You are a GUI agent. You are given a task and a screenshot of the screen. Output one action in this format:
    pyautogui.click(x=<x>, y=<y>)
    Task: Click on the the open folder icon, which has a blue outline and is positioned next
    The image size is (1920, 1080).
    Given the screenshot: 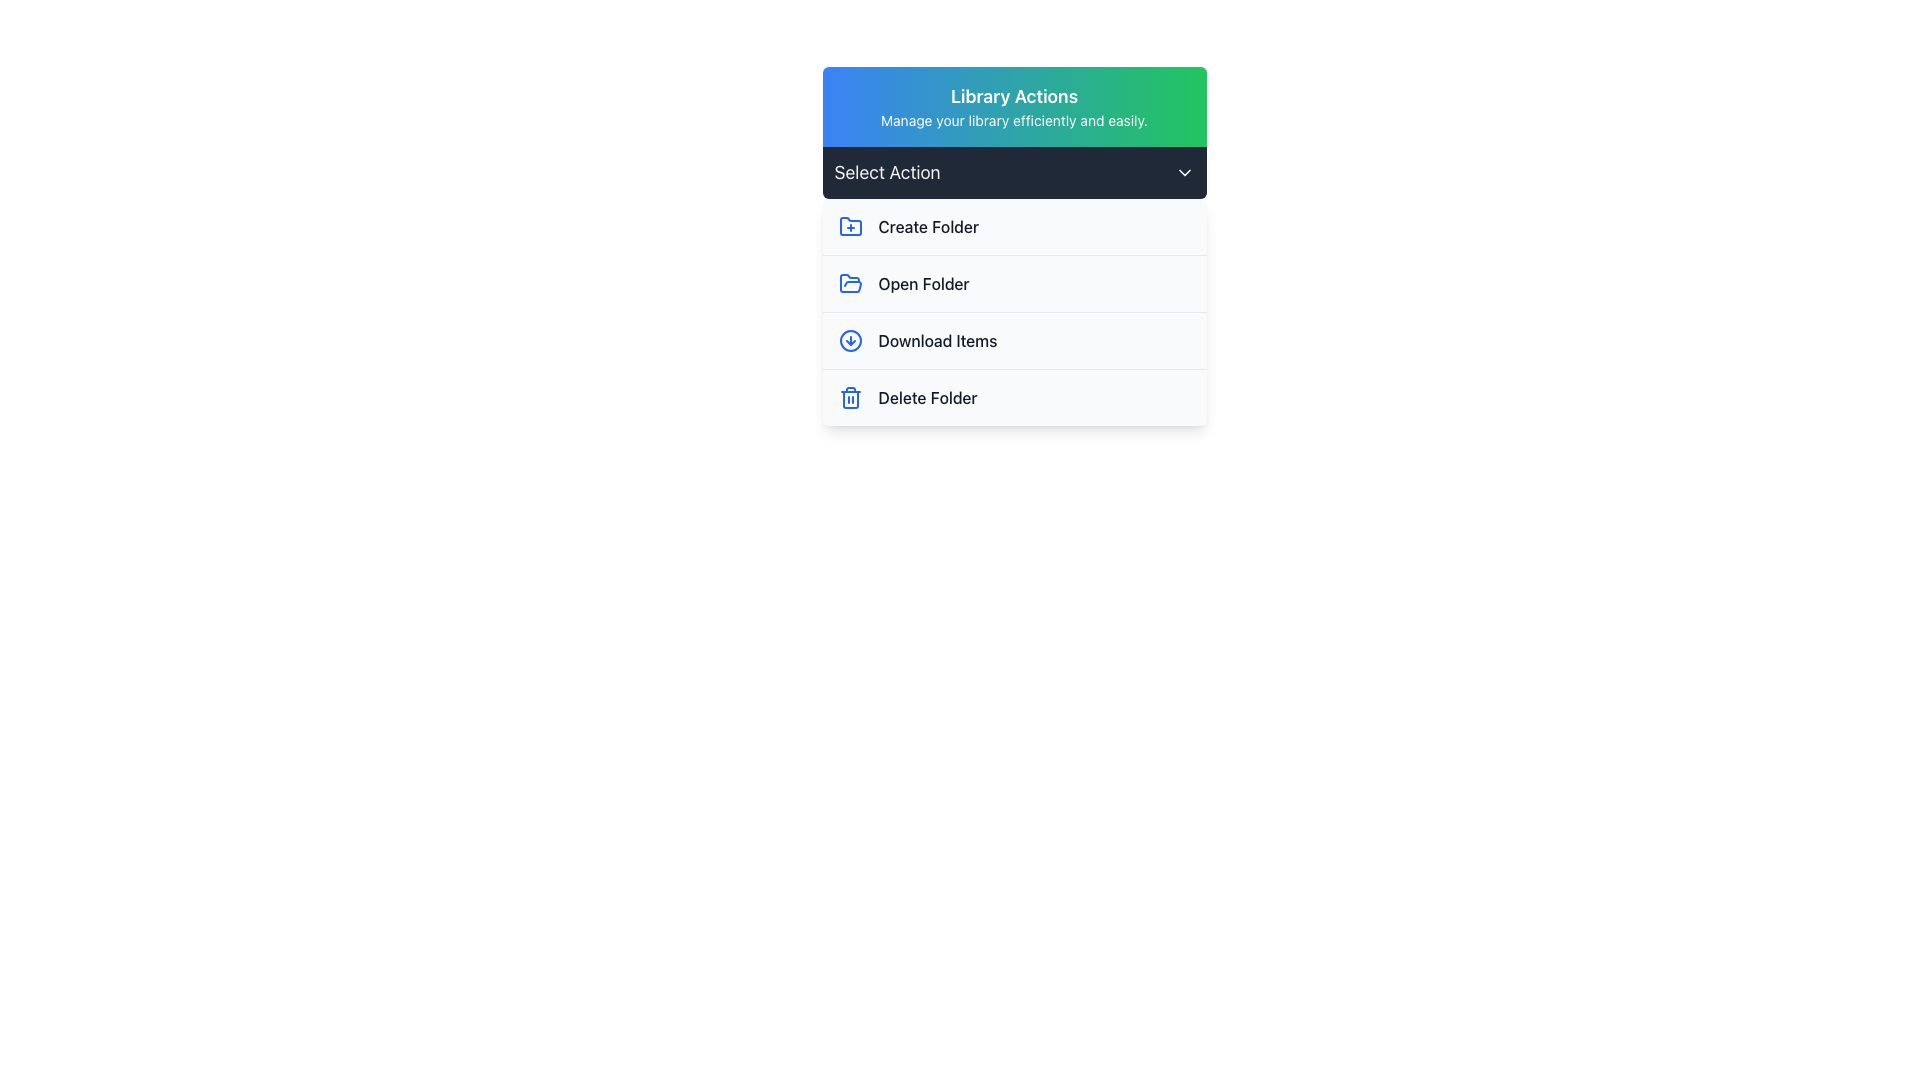 What is the action you would take?
    pyautogui.click(x=850, y=284)
    